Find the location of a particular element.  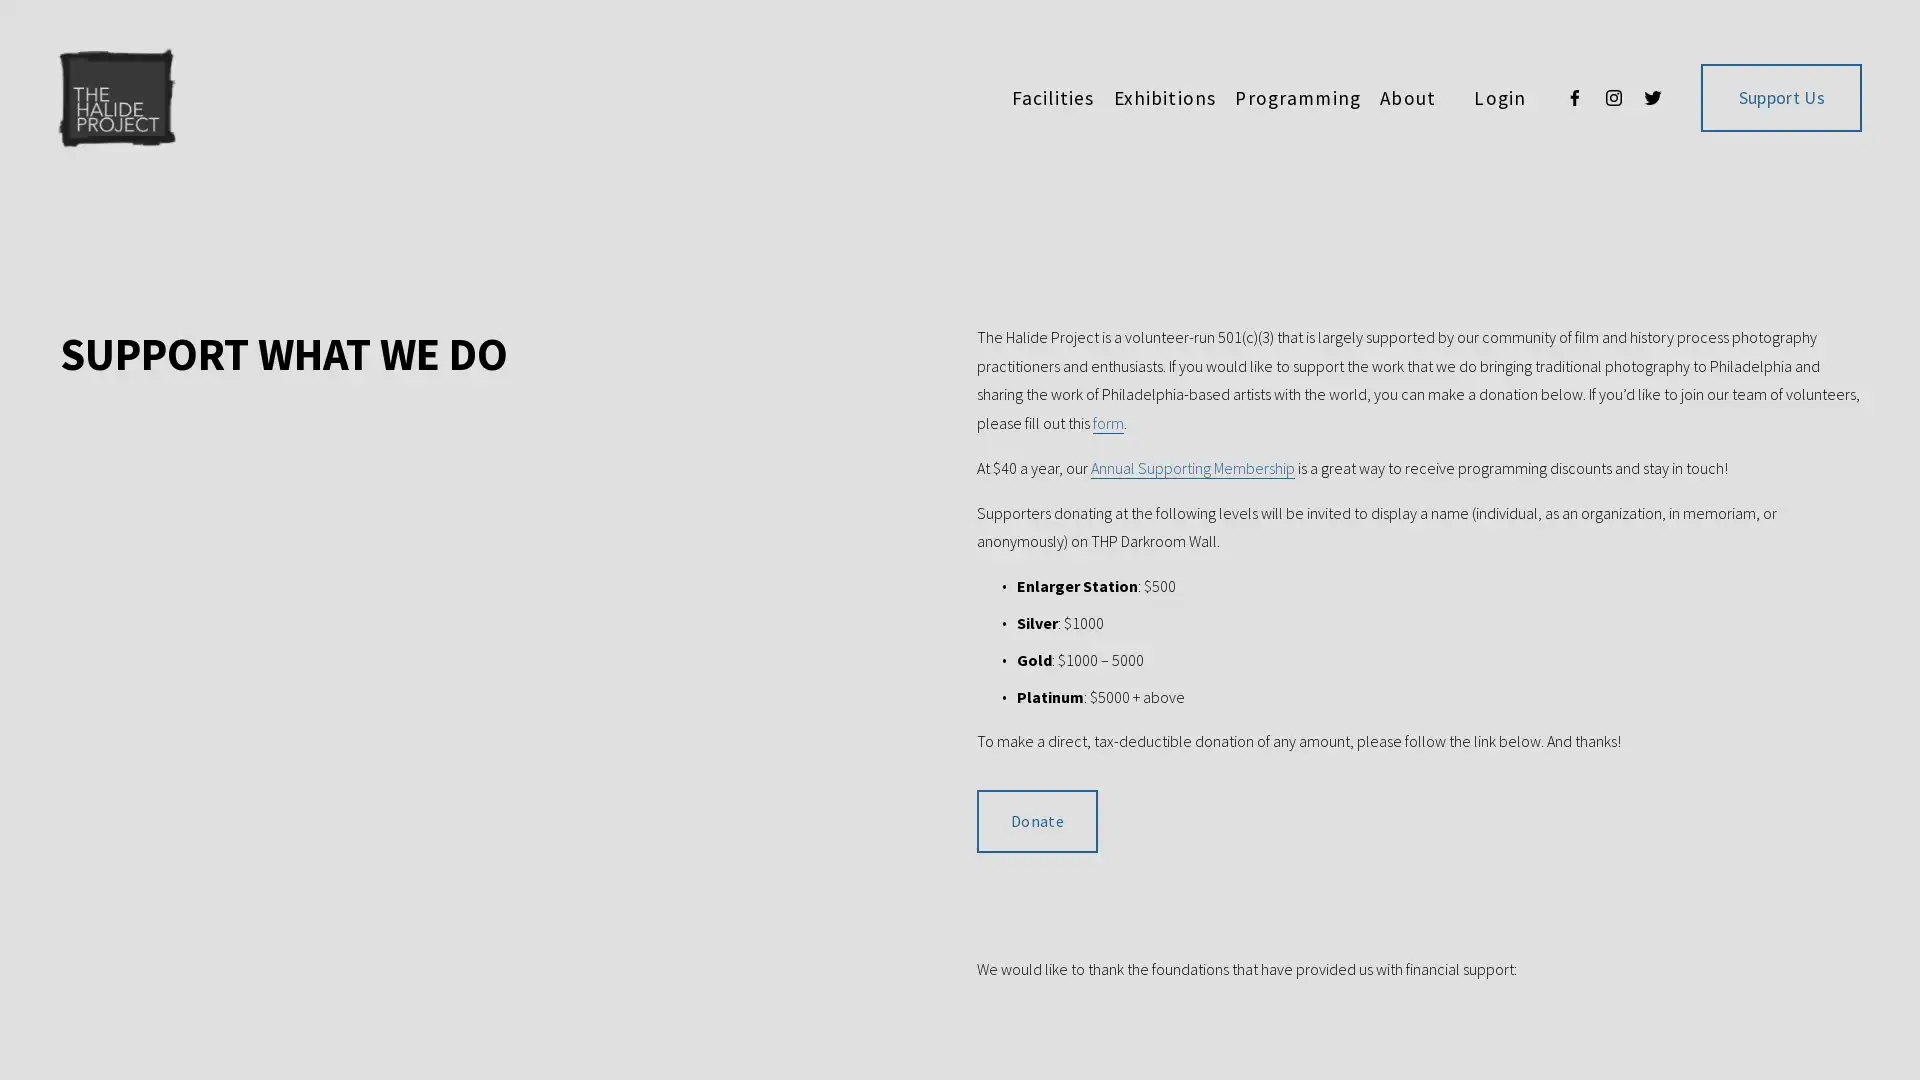

Donate is located at coordinates (1036, 821).